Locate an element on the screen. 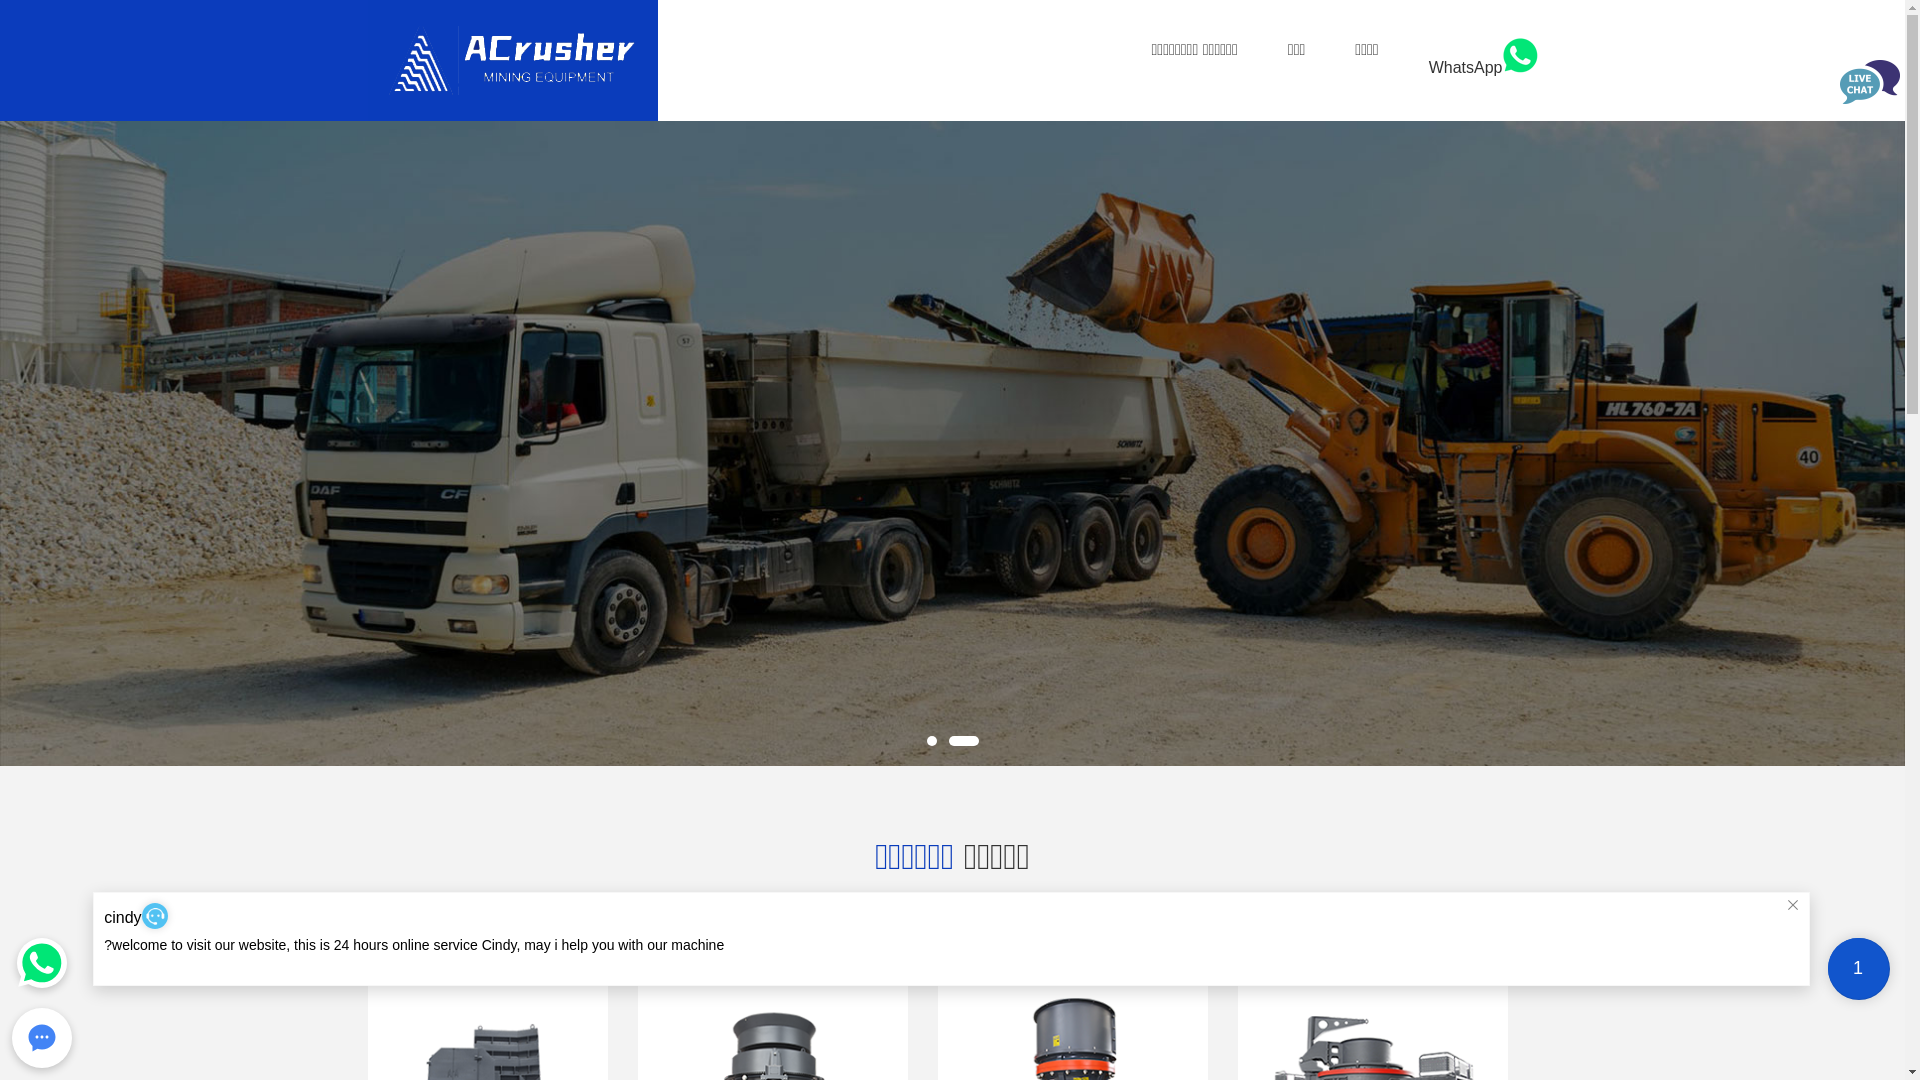 This screenshot has width=1920, height=1080. 'WhatsApp' is located at coordinates (1428, 66).